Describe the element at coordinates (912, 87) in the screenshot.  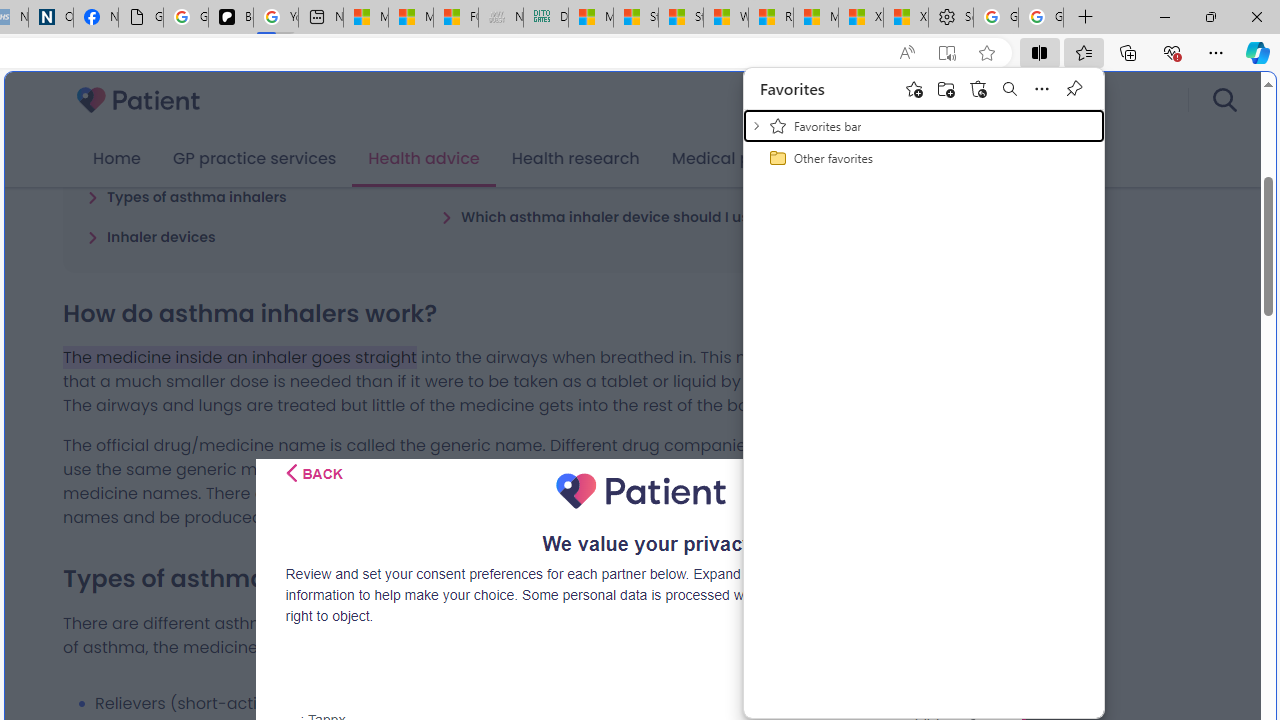
I see `'Add this page to favorites'` at that location.